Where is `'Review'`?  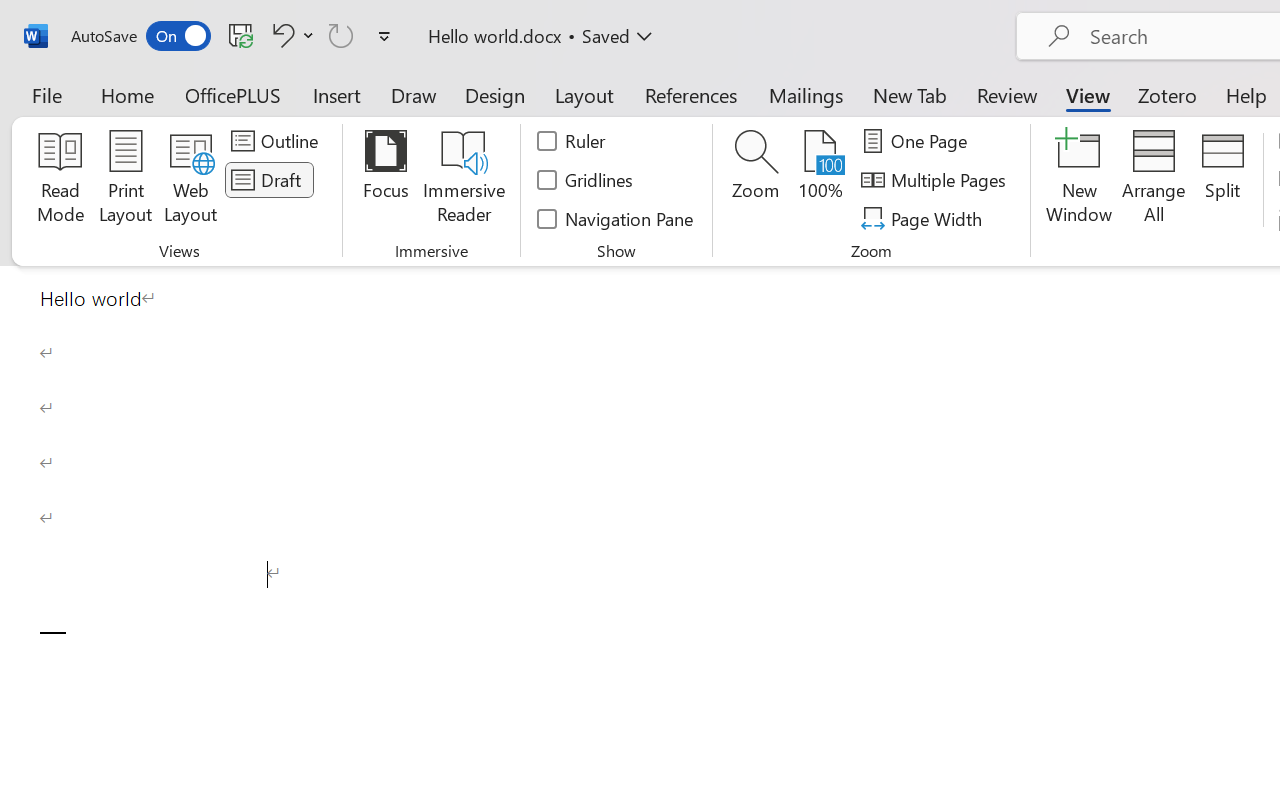
'Review' is located at coordinates (1007, 94).